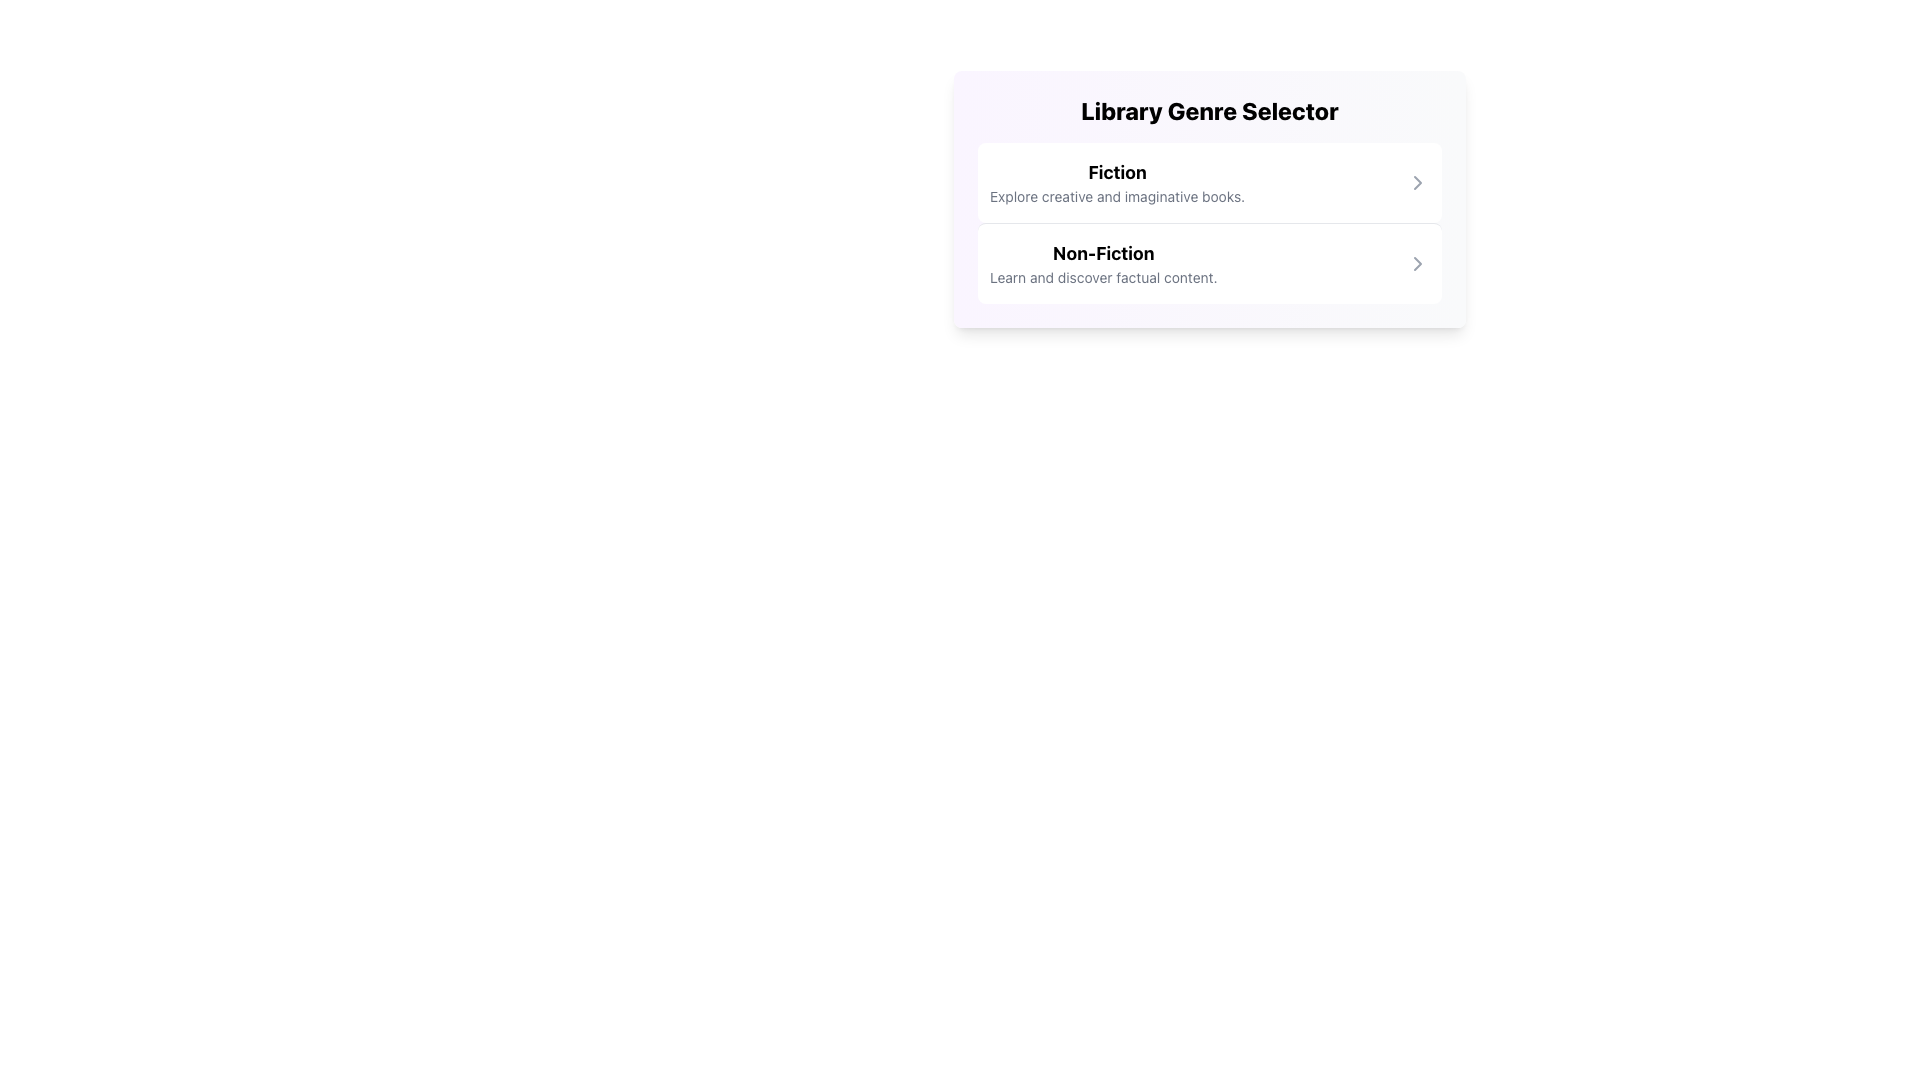 Image resolution: width=1920 pixels, height=1080 pixels. What do you see at coordinates (1208, 182) in the screenshot?
I see `the selectable card for the 'Fiction' genre` at bounding box center [1208, 182].